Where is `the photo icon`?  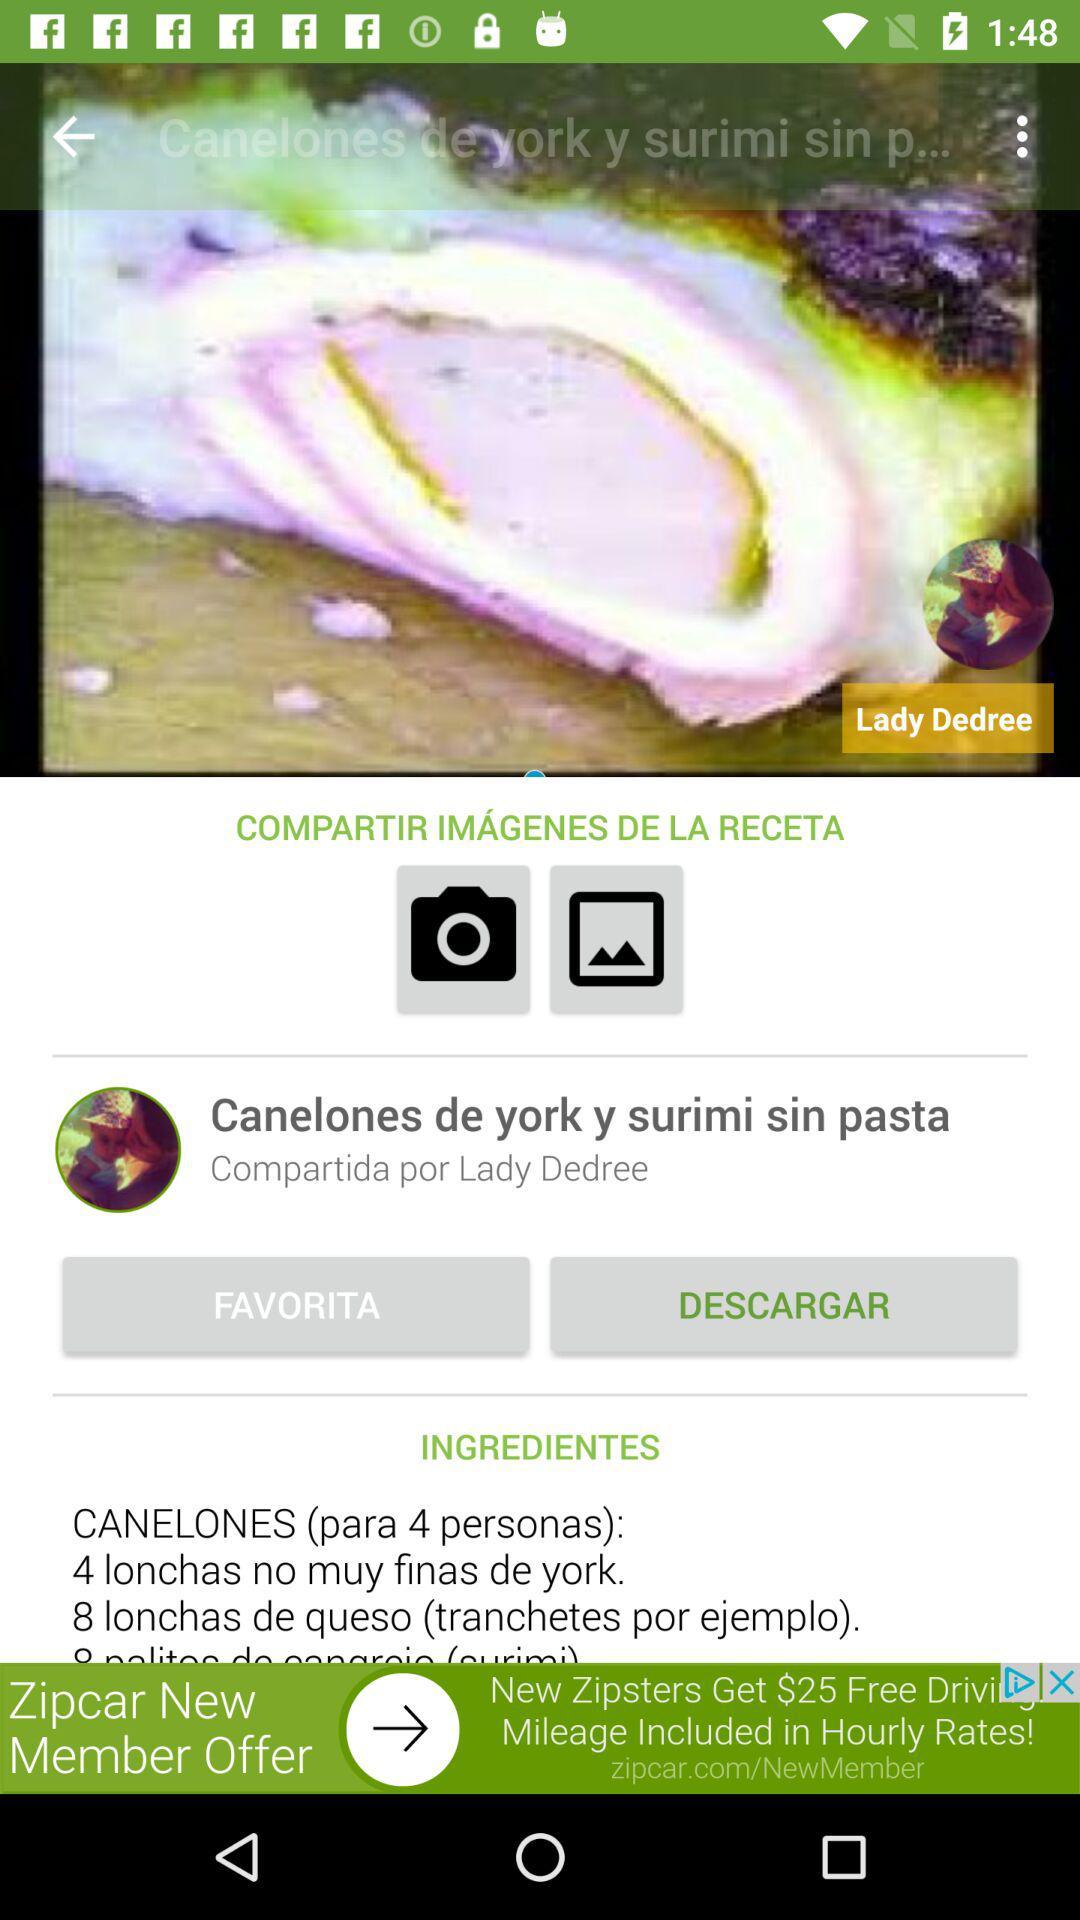
the photo icon is located at coordinates (463, 938).